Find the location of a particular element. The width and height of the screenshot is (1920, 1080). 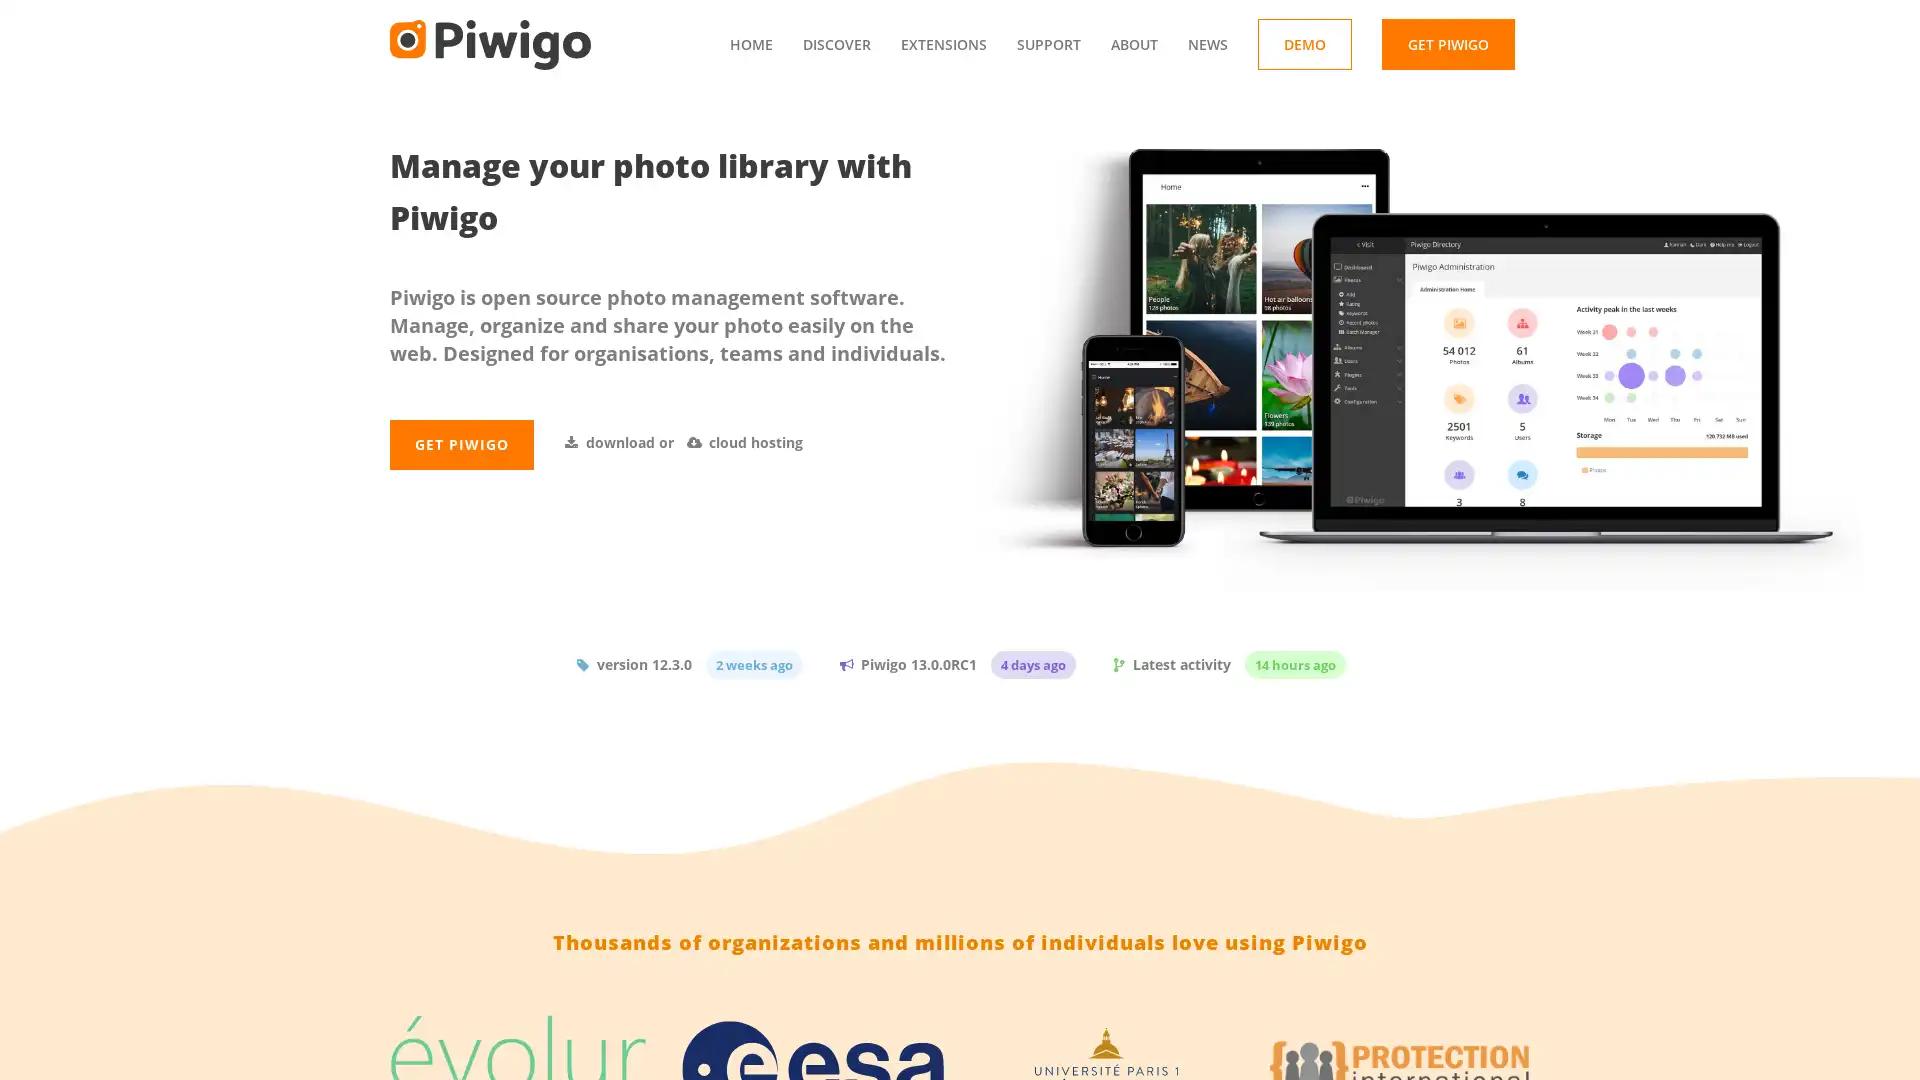

GET PIWIGO is located at coordinates (460, 490).